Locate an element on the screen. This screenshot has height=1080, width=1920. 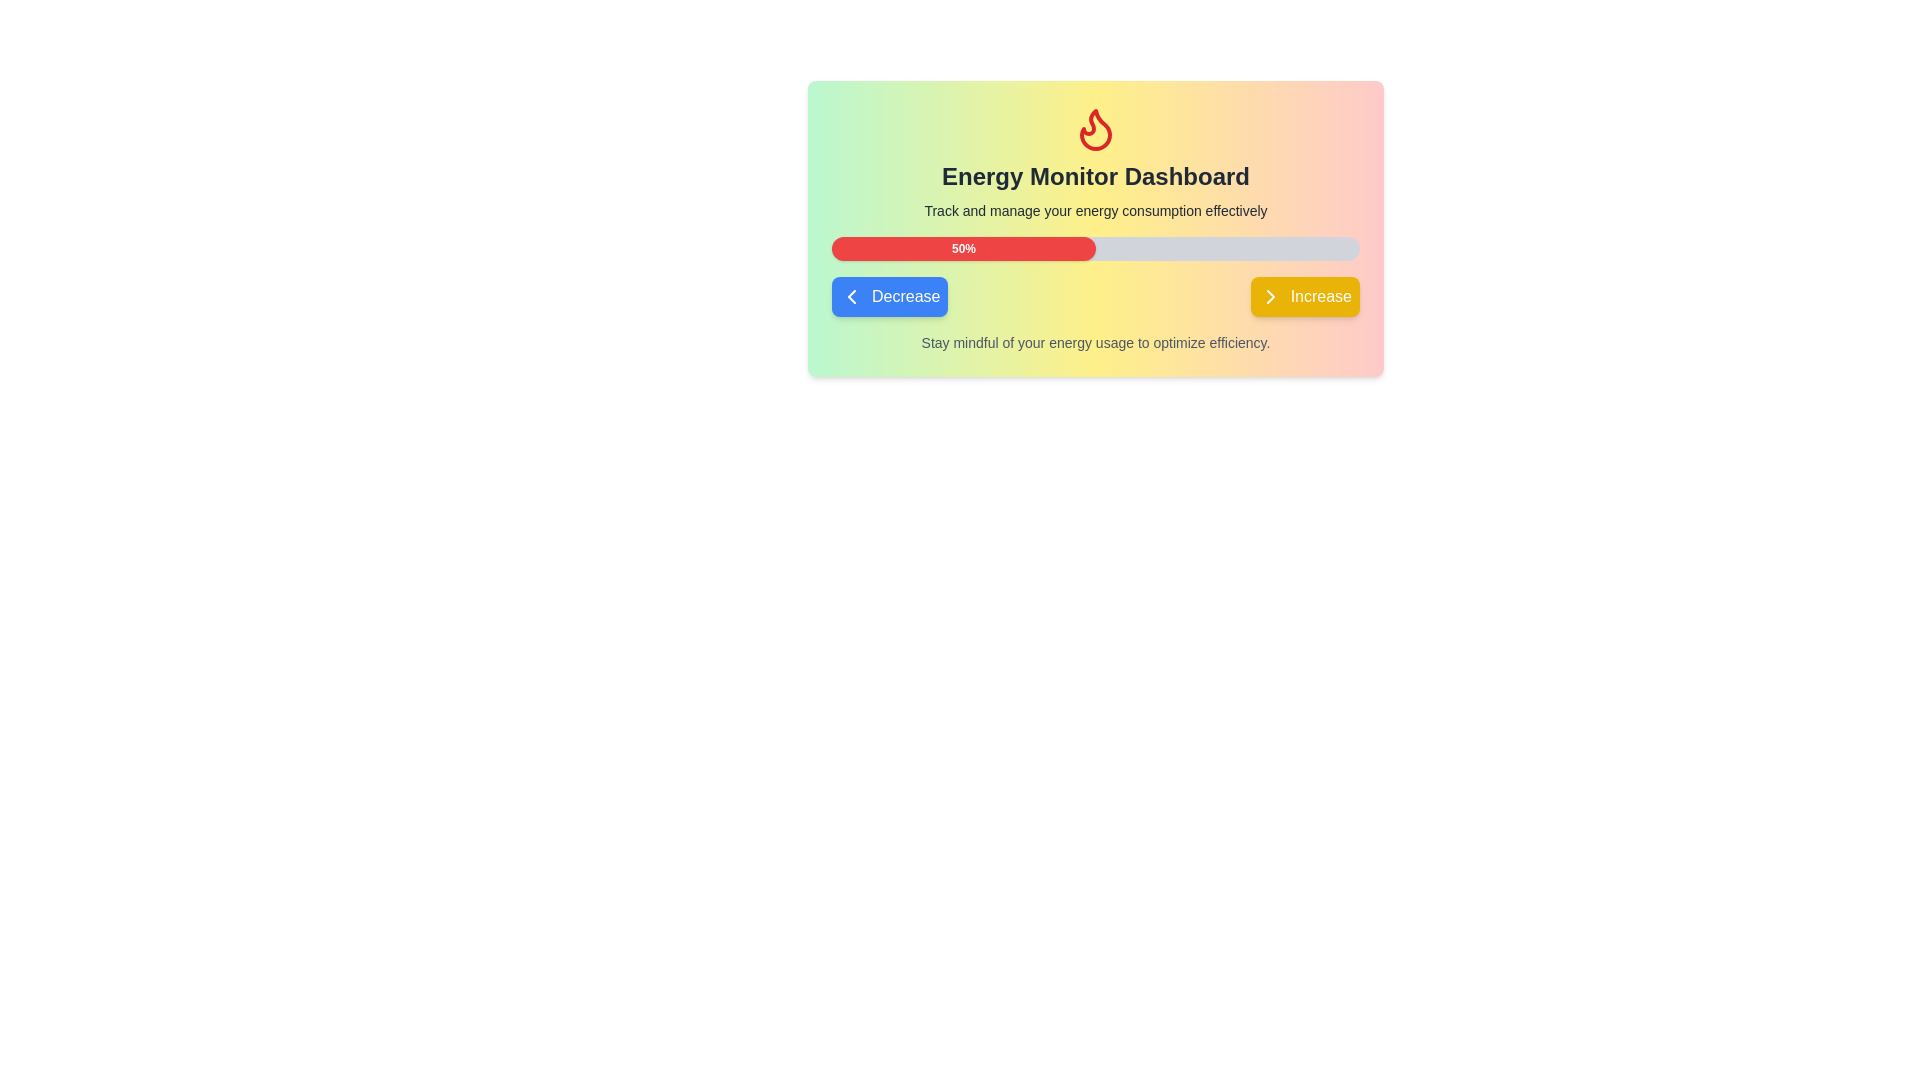
the unique flame design SVG graphic located at the top center of the card interface is located at coordinates (1094, 130).